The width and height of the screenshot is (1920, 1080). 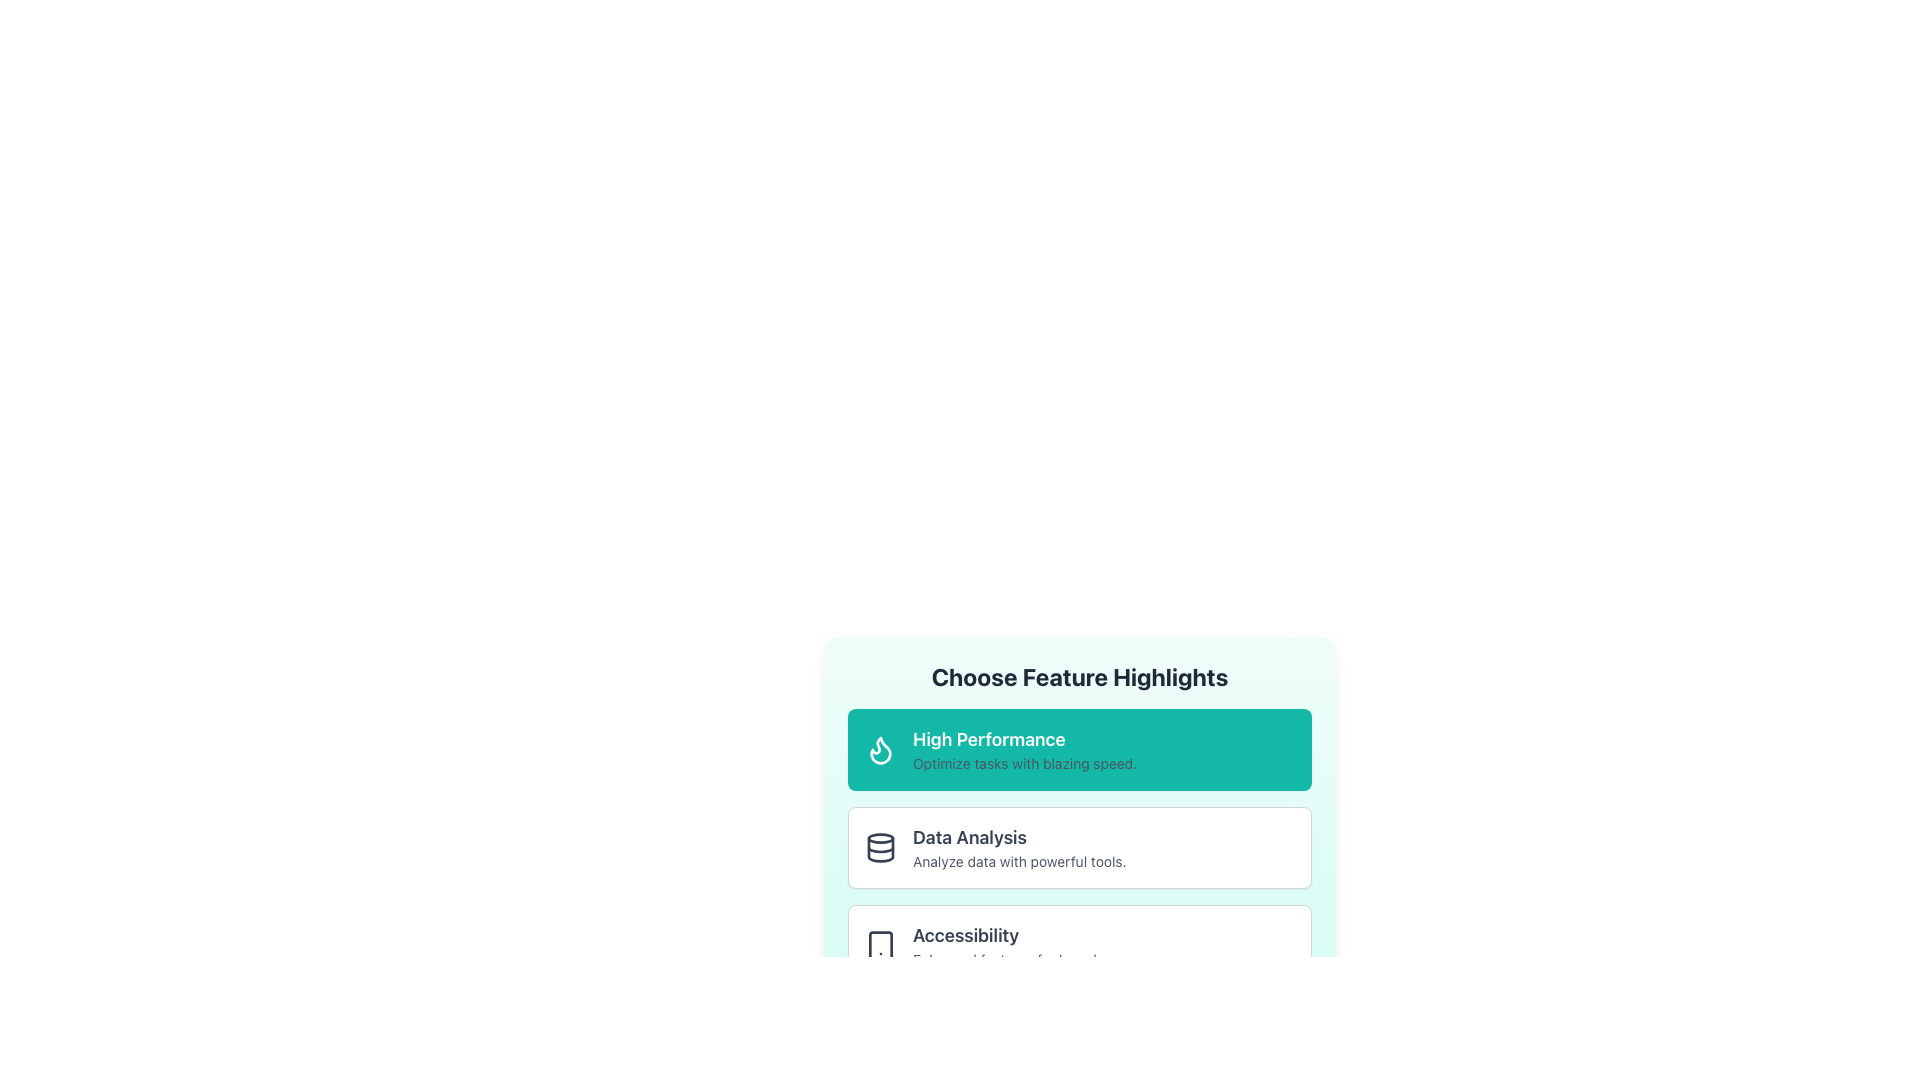 What do you see at coordinates (1025, 749) in the screenshot?
I see `text information from the text description block that contains 'High Performance' and 'Optimize tasks with blazing speed' within a teal background` at bounding box center [1025, 749].